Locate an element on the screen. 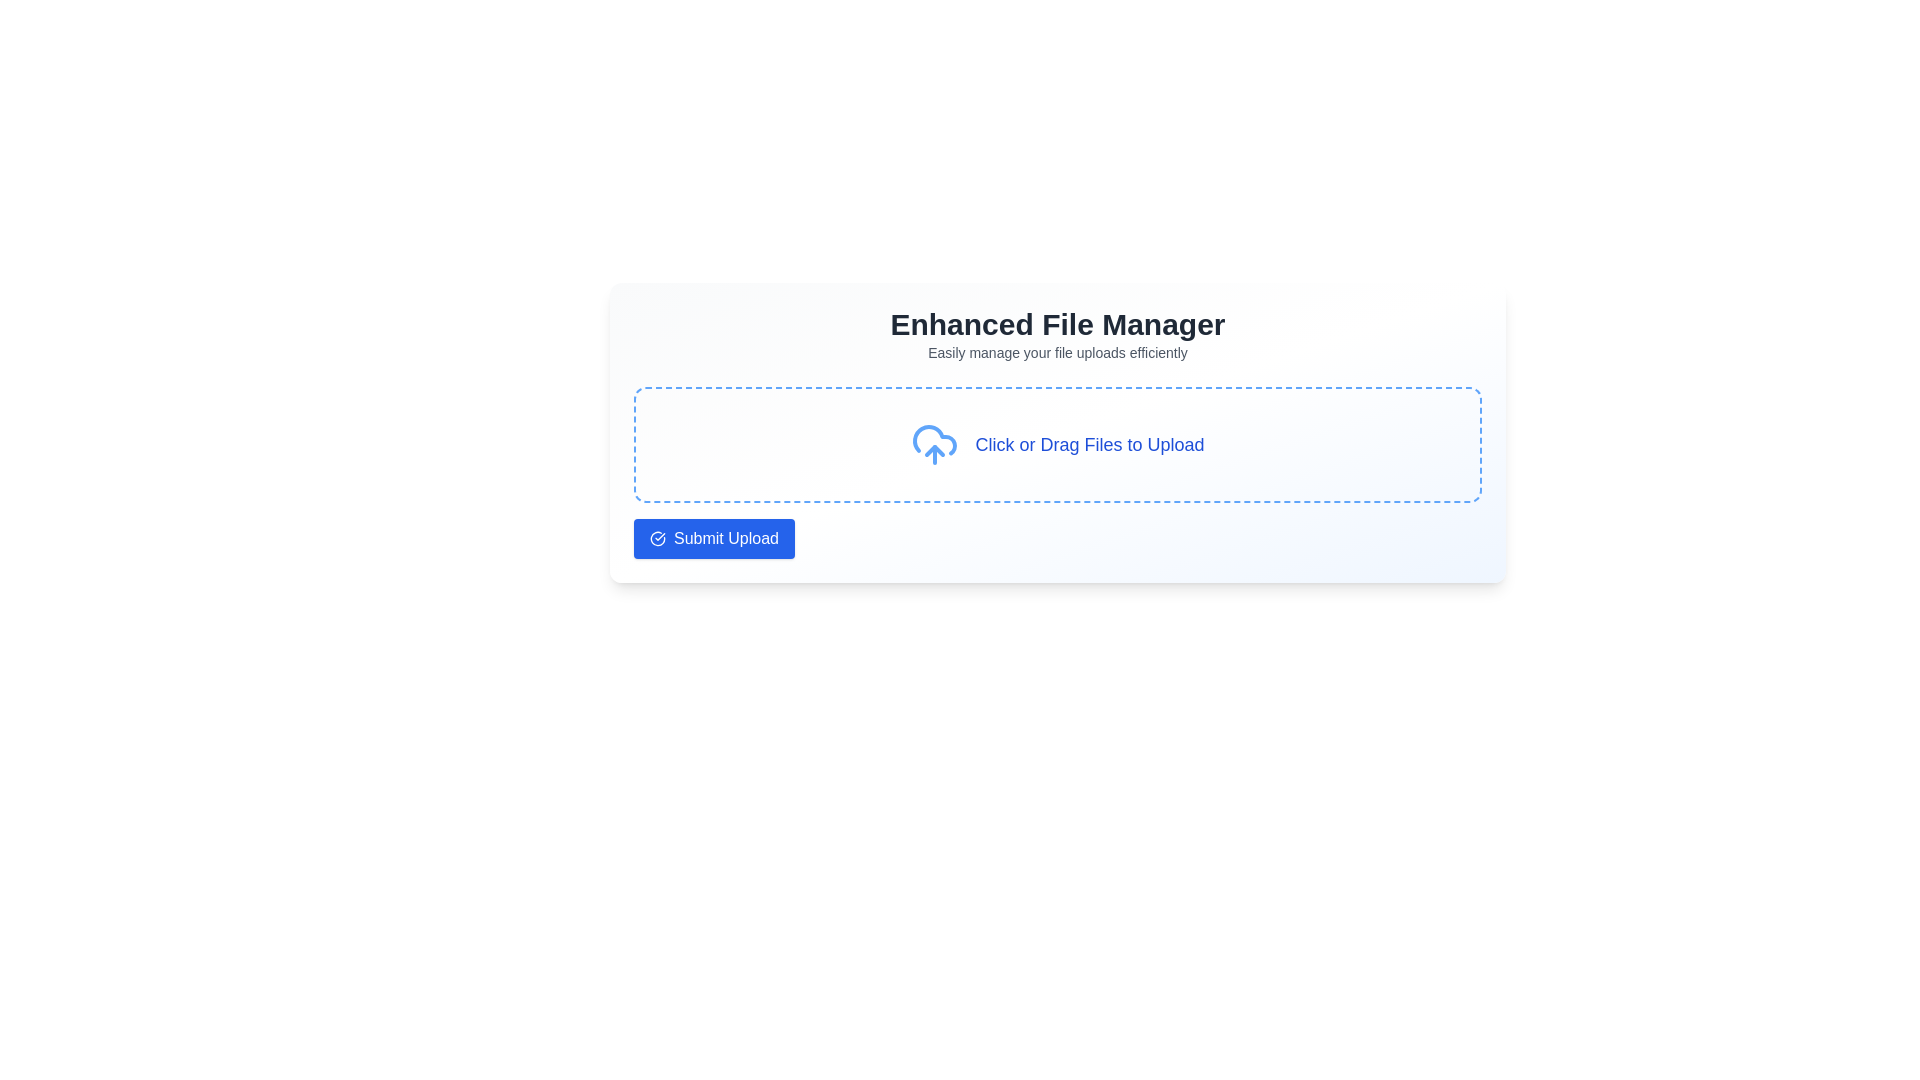 The image size is (1920, 1080). the title text element that introduces the content and purpose of the application interface, positioned above the text 'Easily manage your file uploads efficiently' is located at coordinates (1056, 323).